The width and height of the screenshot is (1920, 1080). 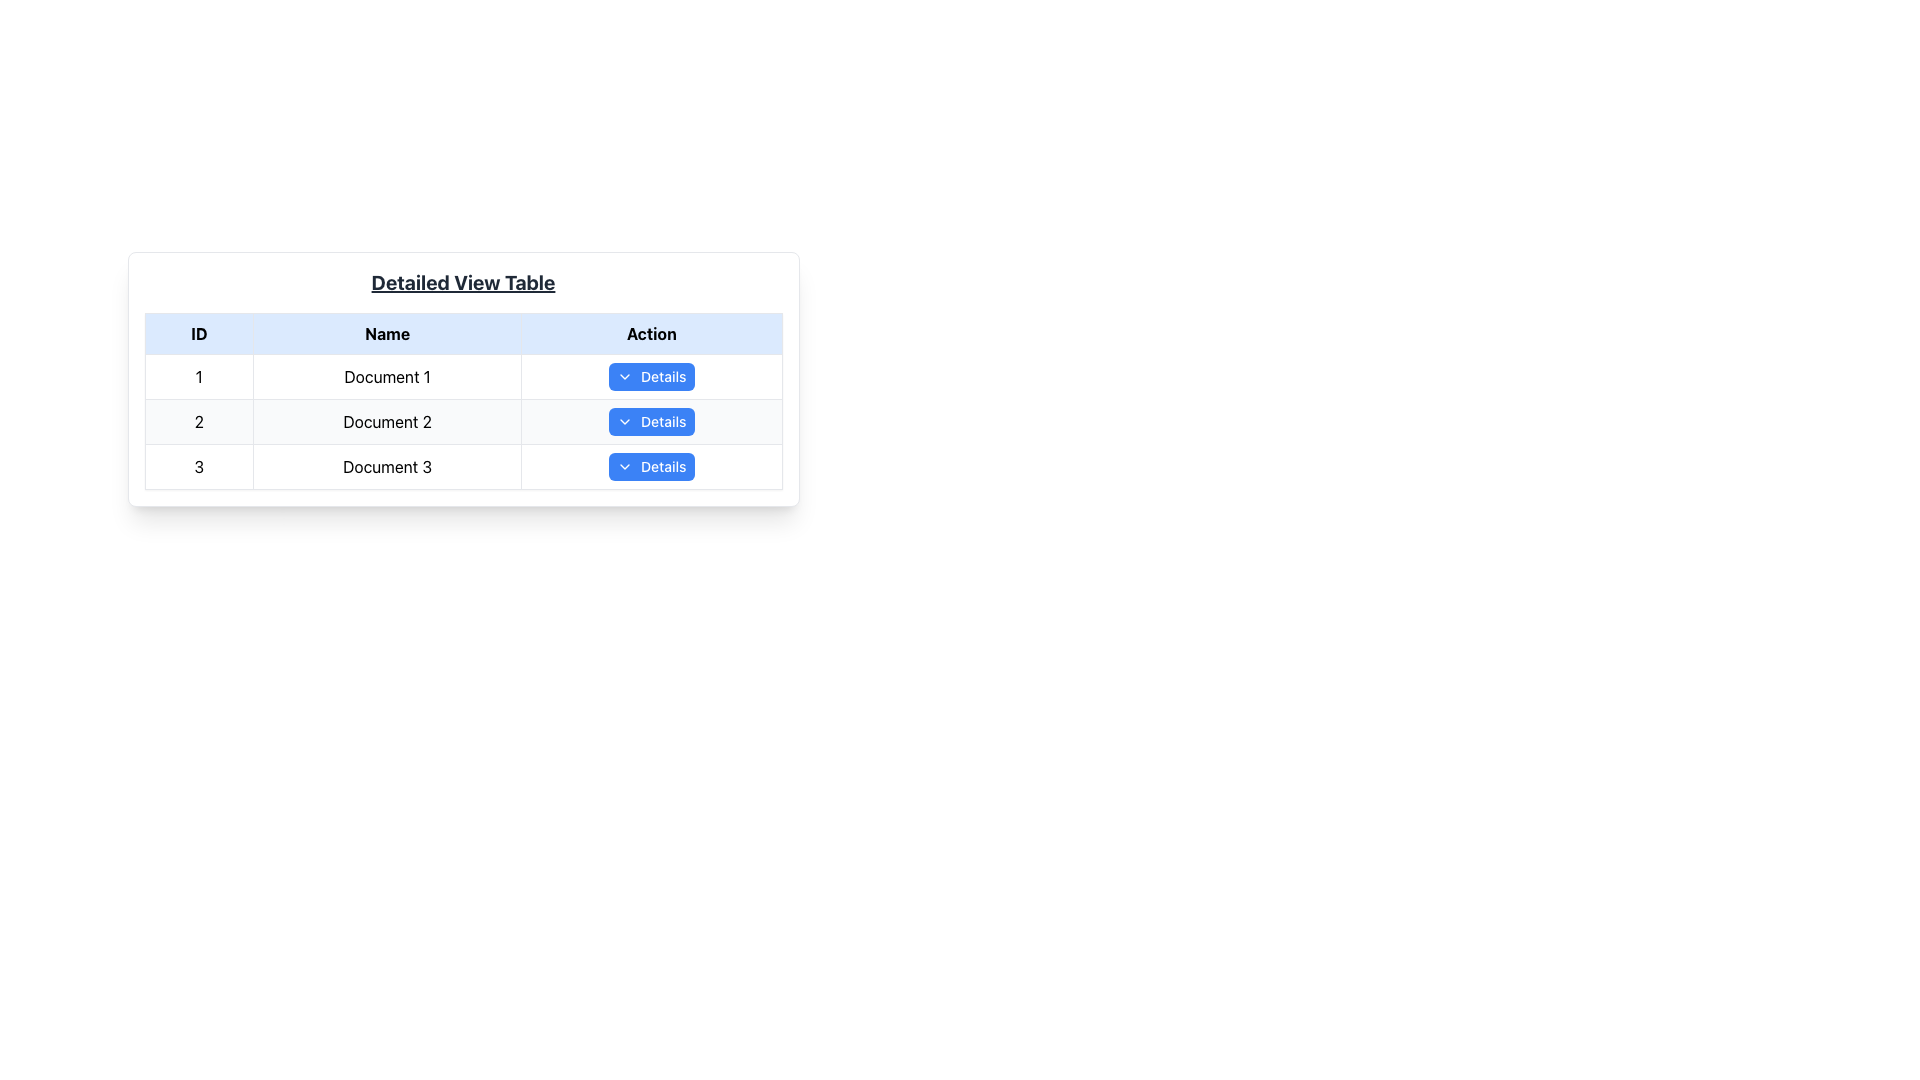 What do you see at coordinates (387, 466) in the screenshot?
I see `the Text display element that shows 'Document 3' in the third row of the table under the 'Name' column` at bounding box center [387, 466].